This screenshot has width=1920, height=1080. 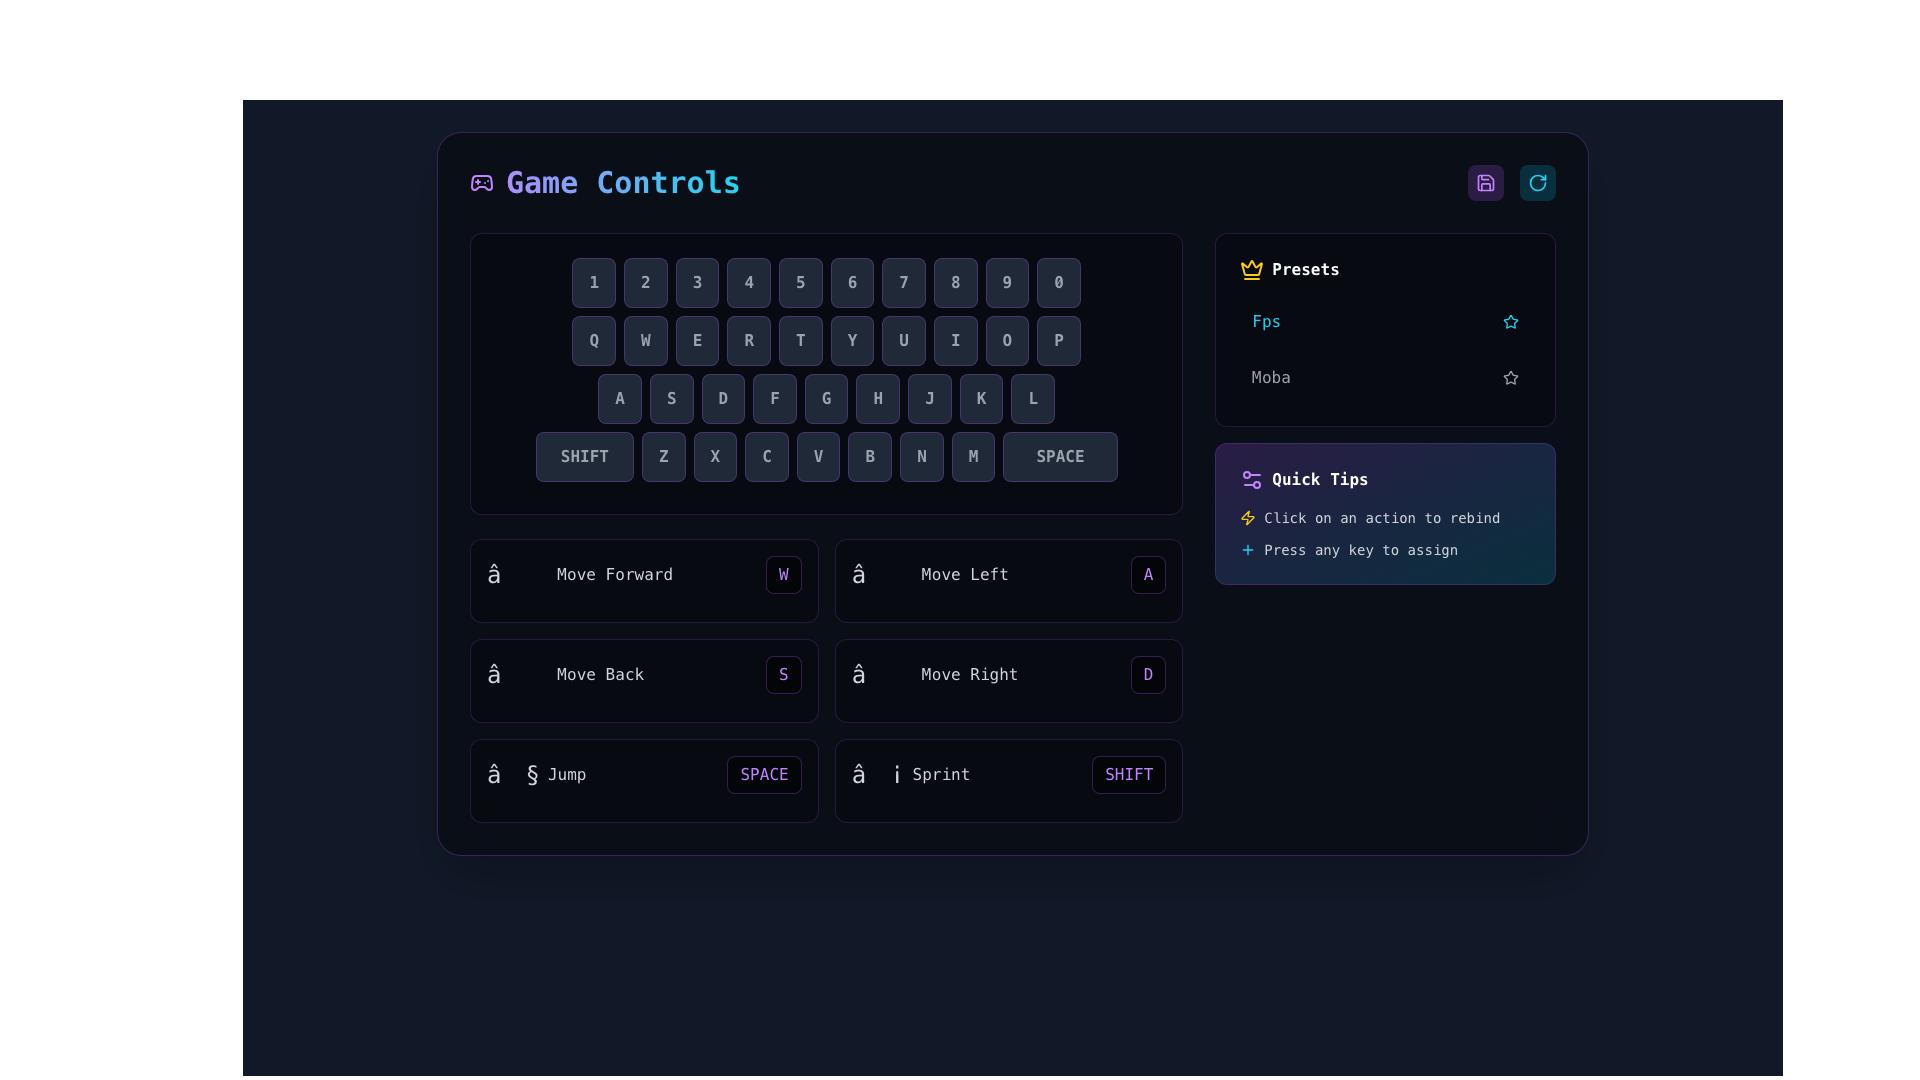 What do you see at coordinates (1033, 398) in the screenshot?
I see `the button labeled 'L' located in the bottom-right corner of the grid layout resembling a keyboard` at bounding box center [1033, 398].